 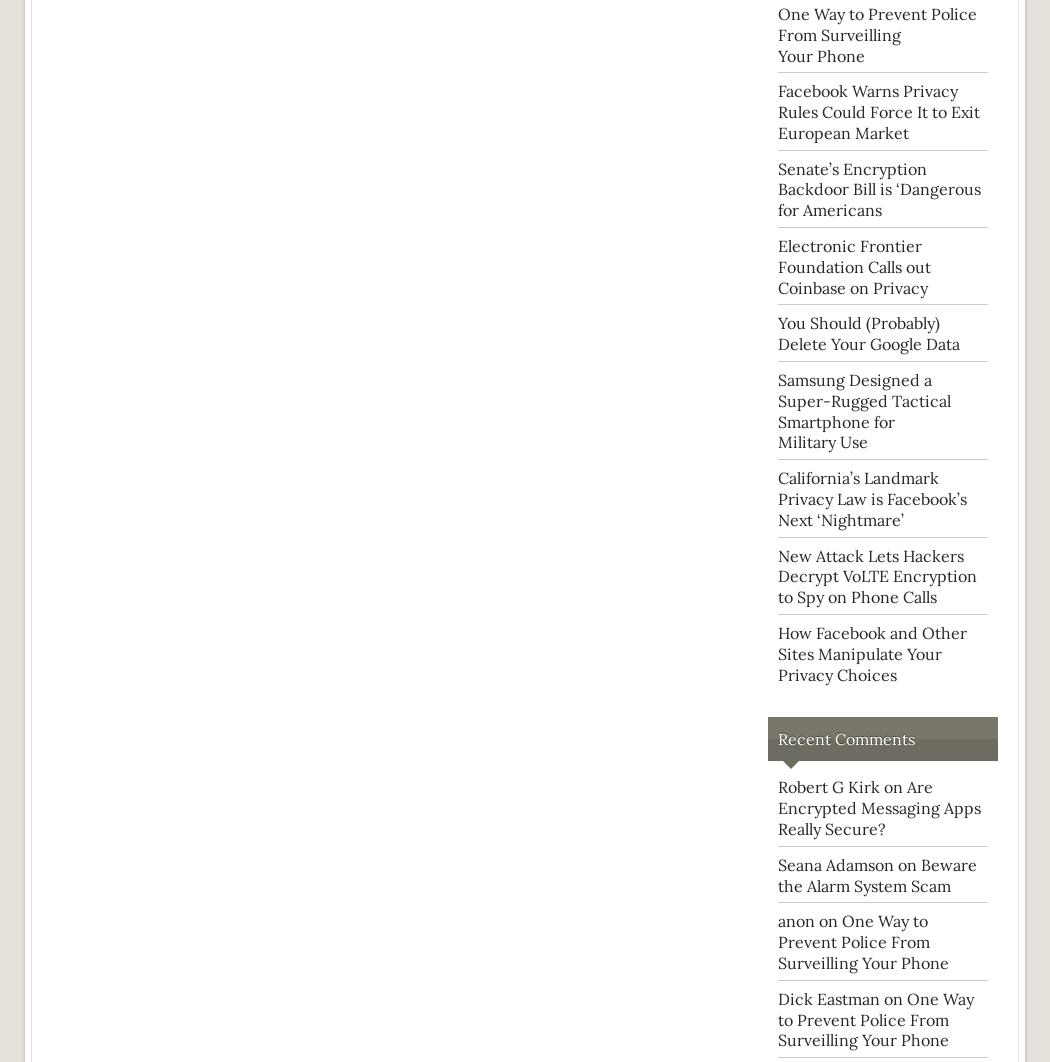 What do you see at coordinates (778, 806) in the screenshot?
I see `'Are Encrypted Messaging Apps Really Secure?'` at bounding box center [778, 806].